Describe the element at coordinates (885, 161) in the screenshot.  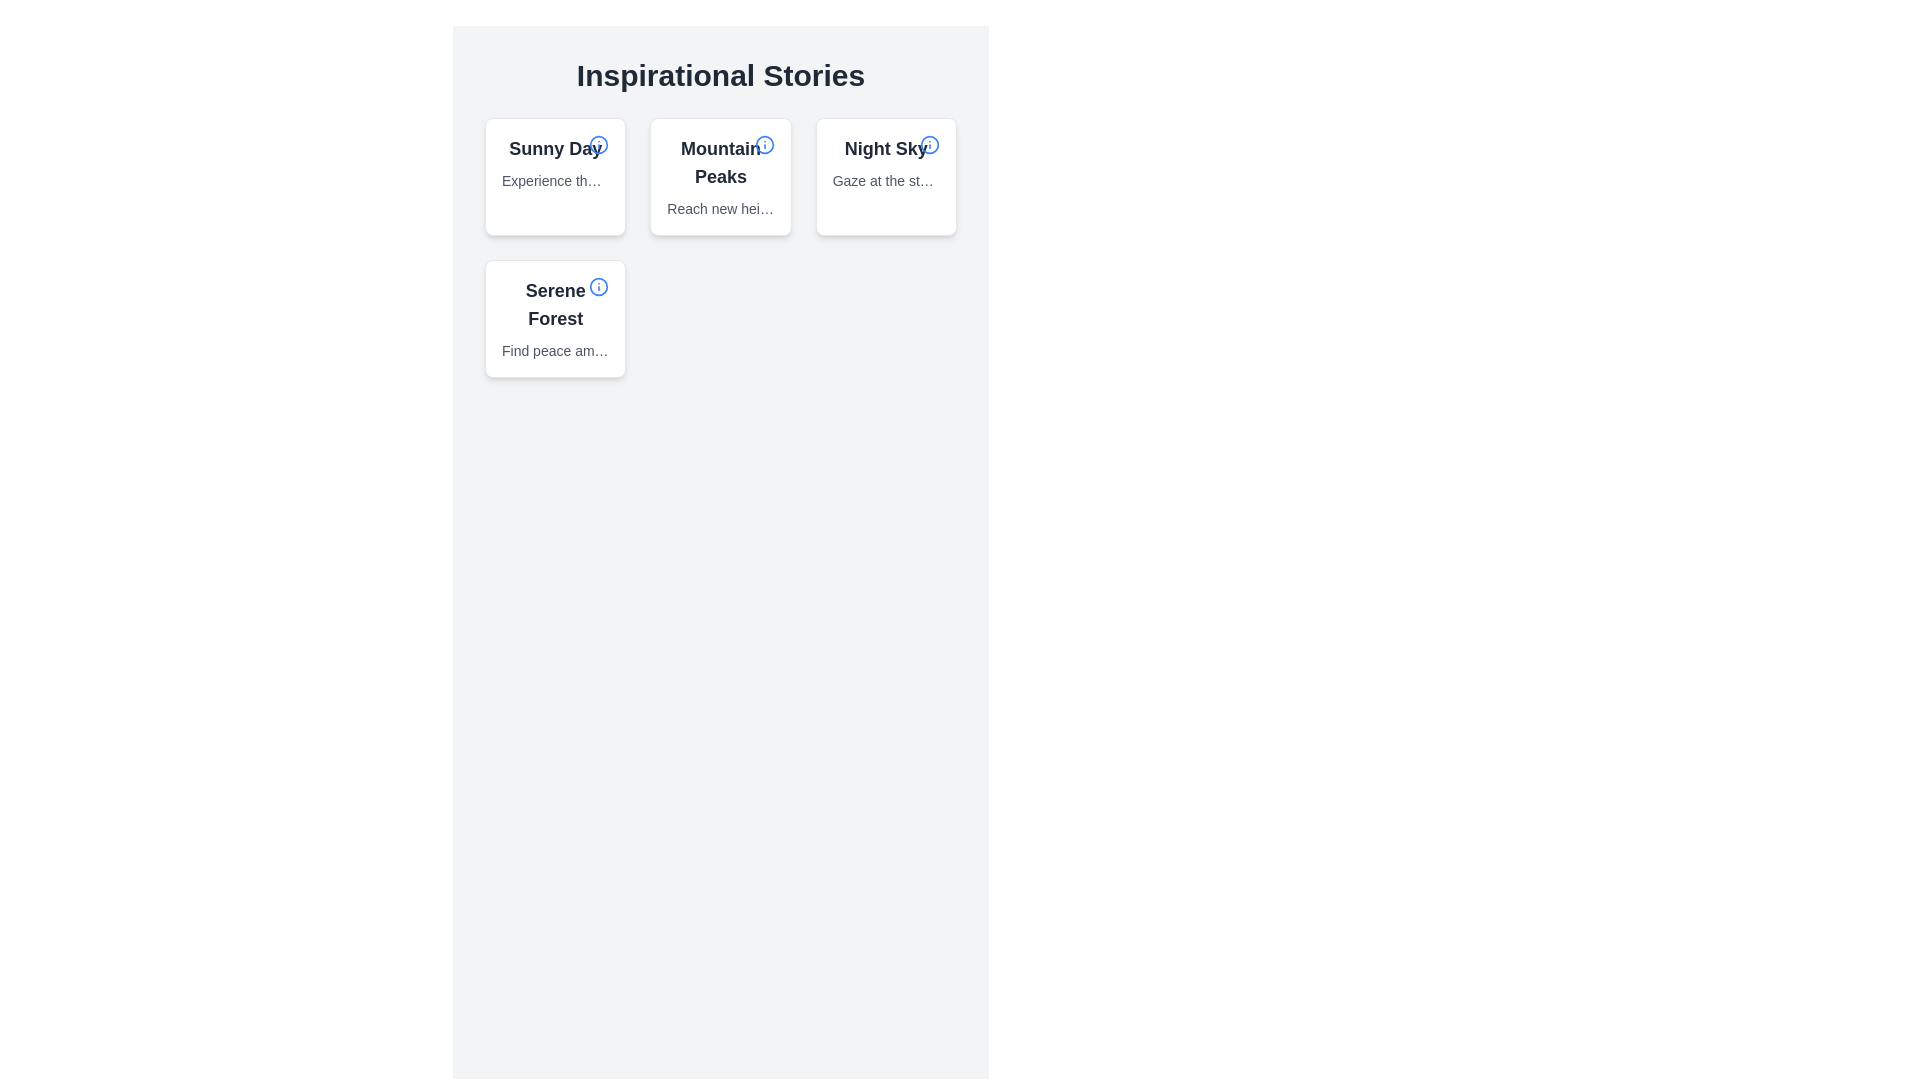
I see `the 'Night Sky' informational card located in the upper-right corner of the grid layout, which features a white background, rounded corners, and the text 'Gaze at the starry night and immerse in the cosmos.'` at that location.